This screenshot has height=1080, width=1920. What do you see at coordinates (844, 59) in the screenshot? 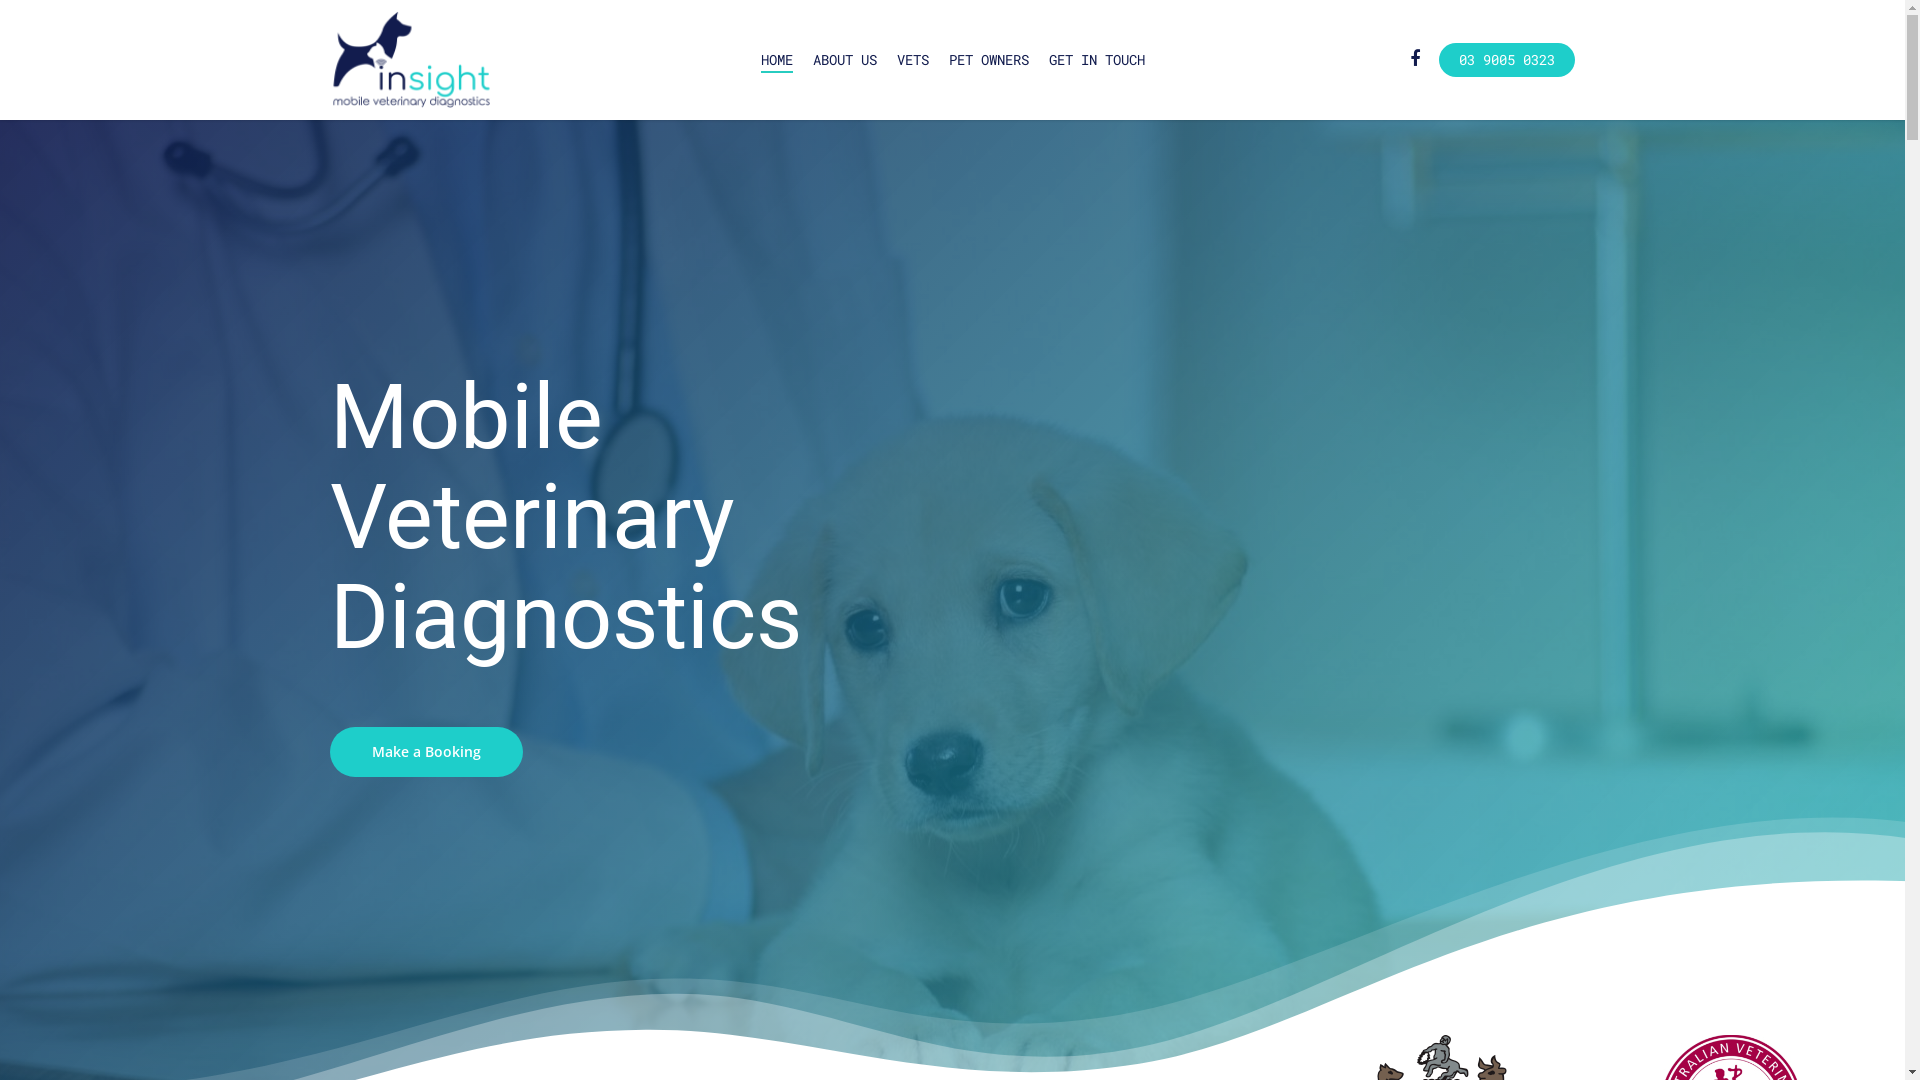
I see `'ABOUT US'` at bounding box center [844, 59].